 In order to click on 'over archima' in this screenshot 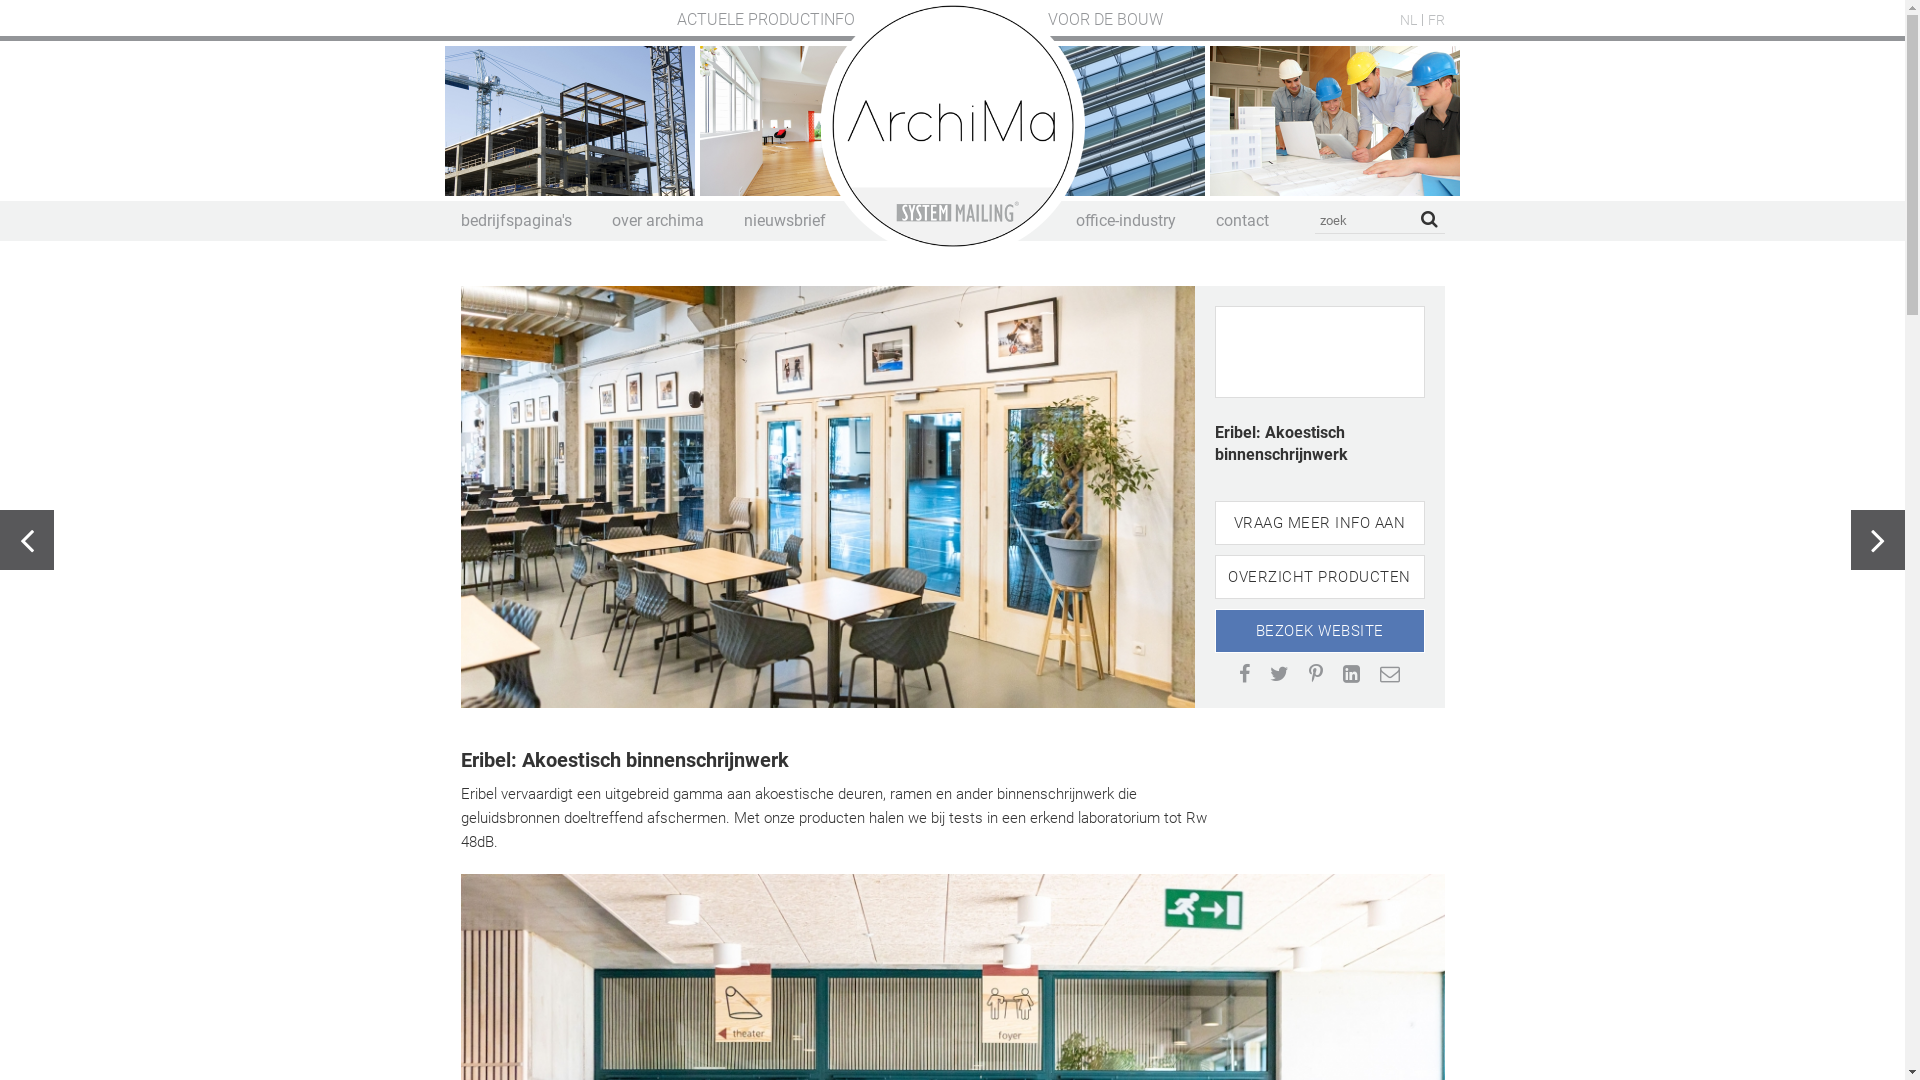, I will do `click(657, 220)`.